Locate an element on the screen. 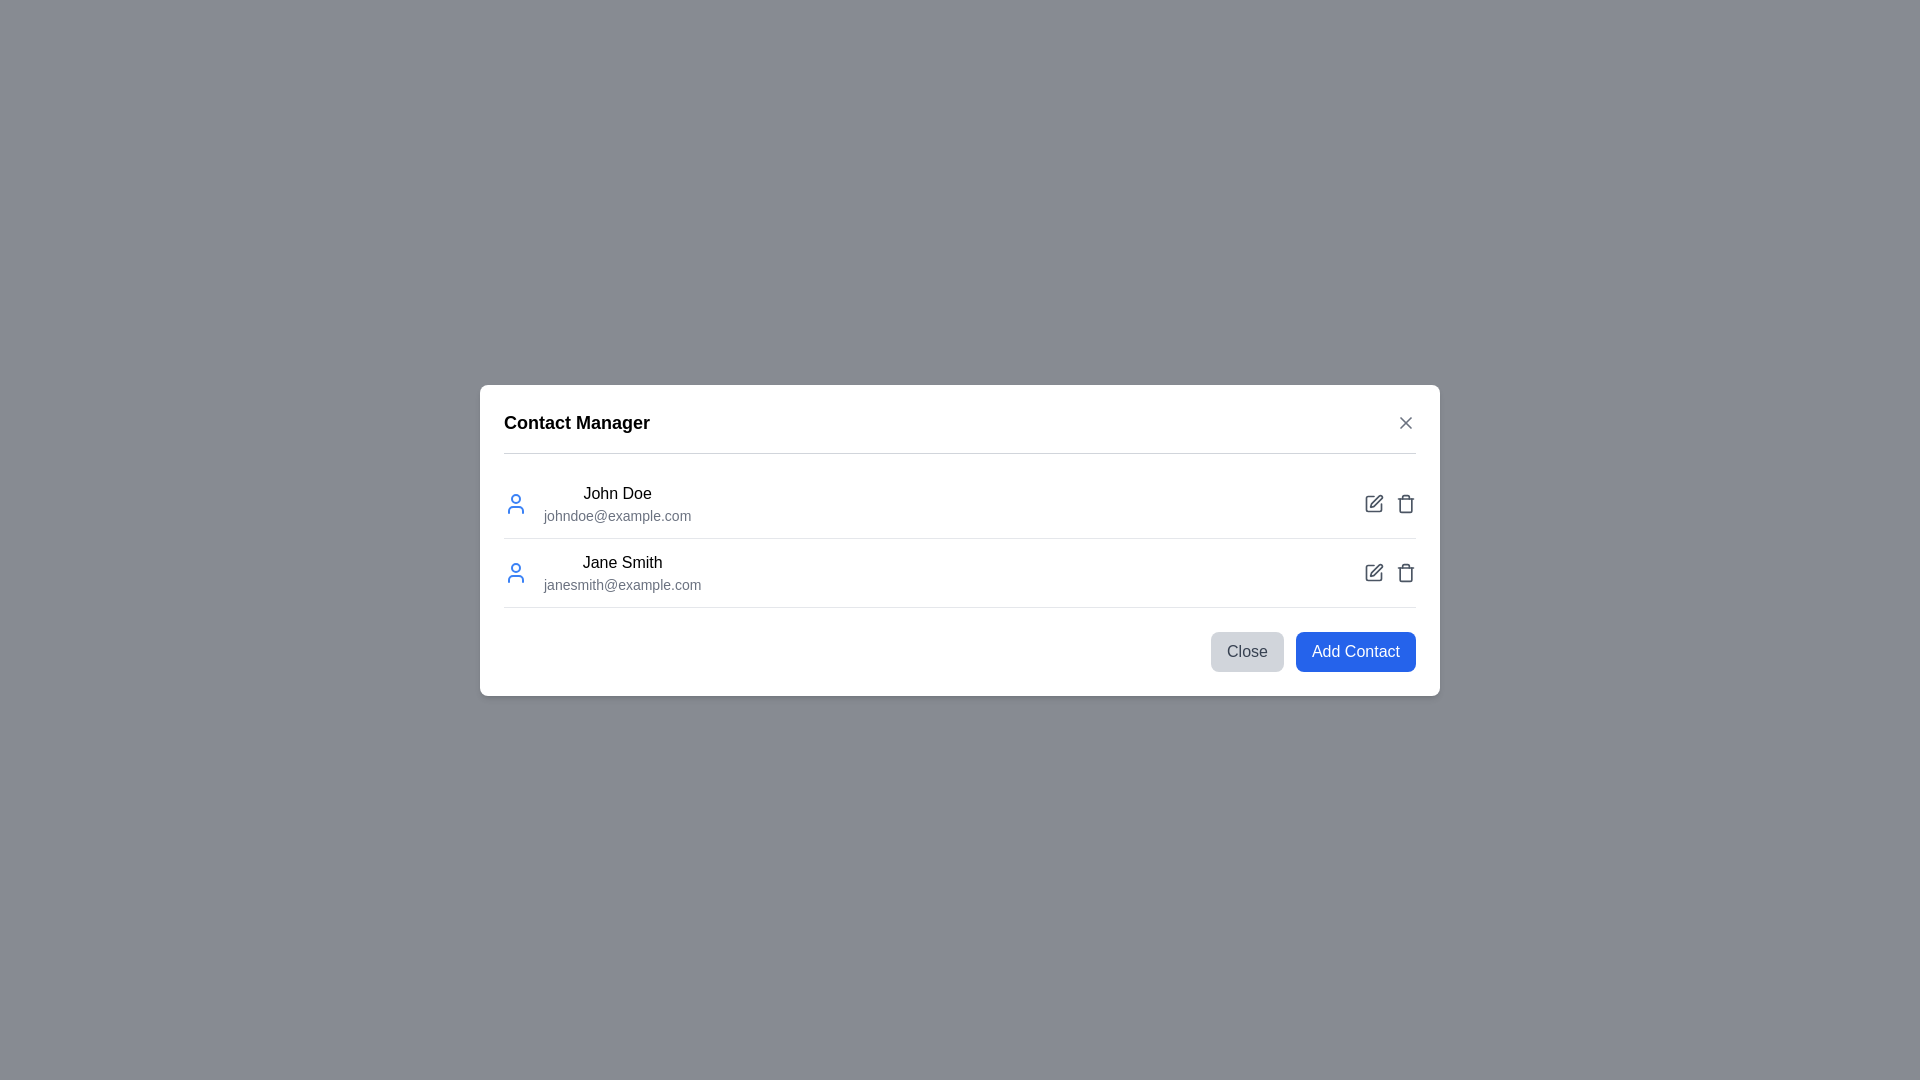 The width and height of the screenshot is (1920, 1080). the static text displaying the email address 'johndoe@example.com', which is located immediately below 'John Doe' in the contact list is located at coordinates (616, 514).